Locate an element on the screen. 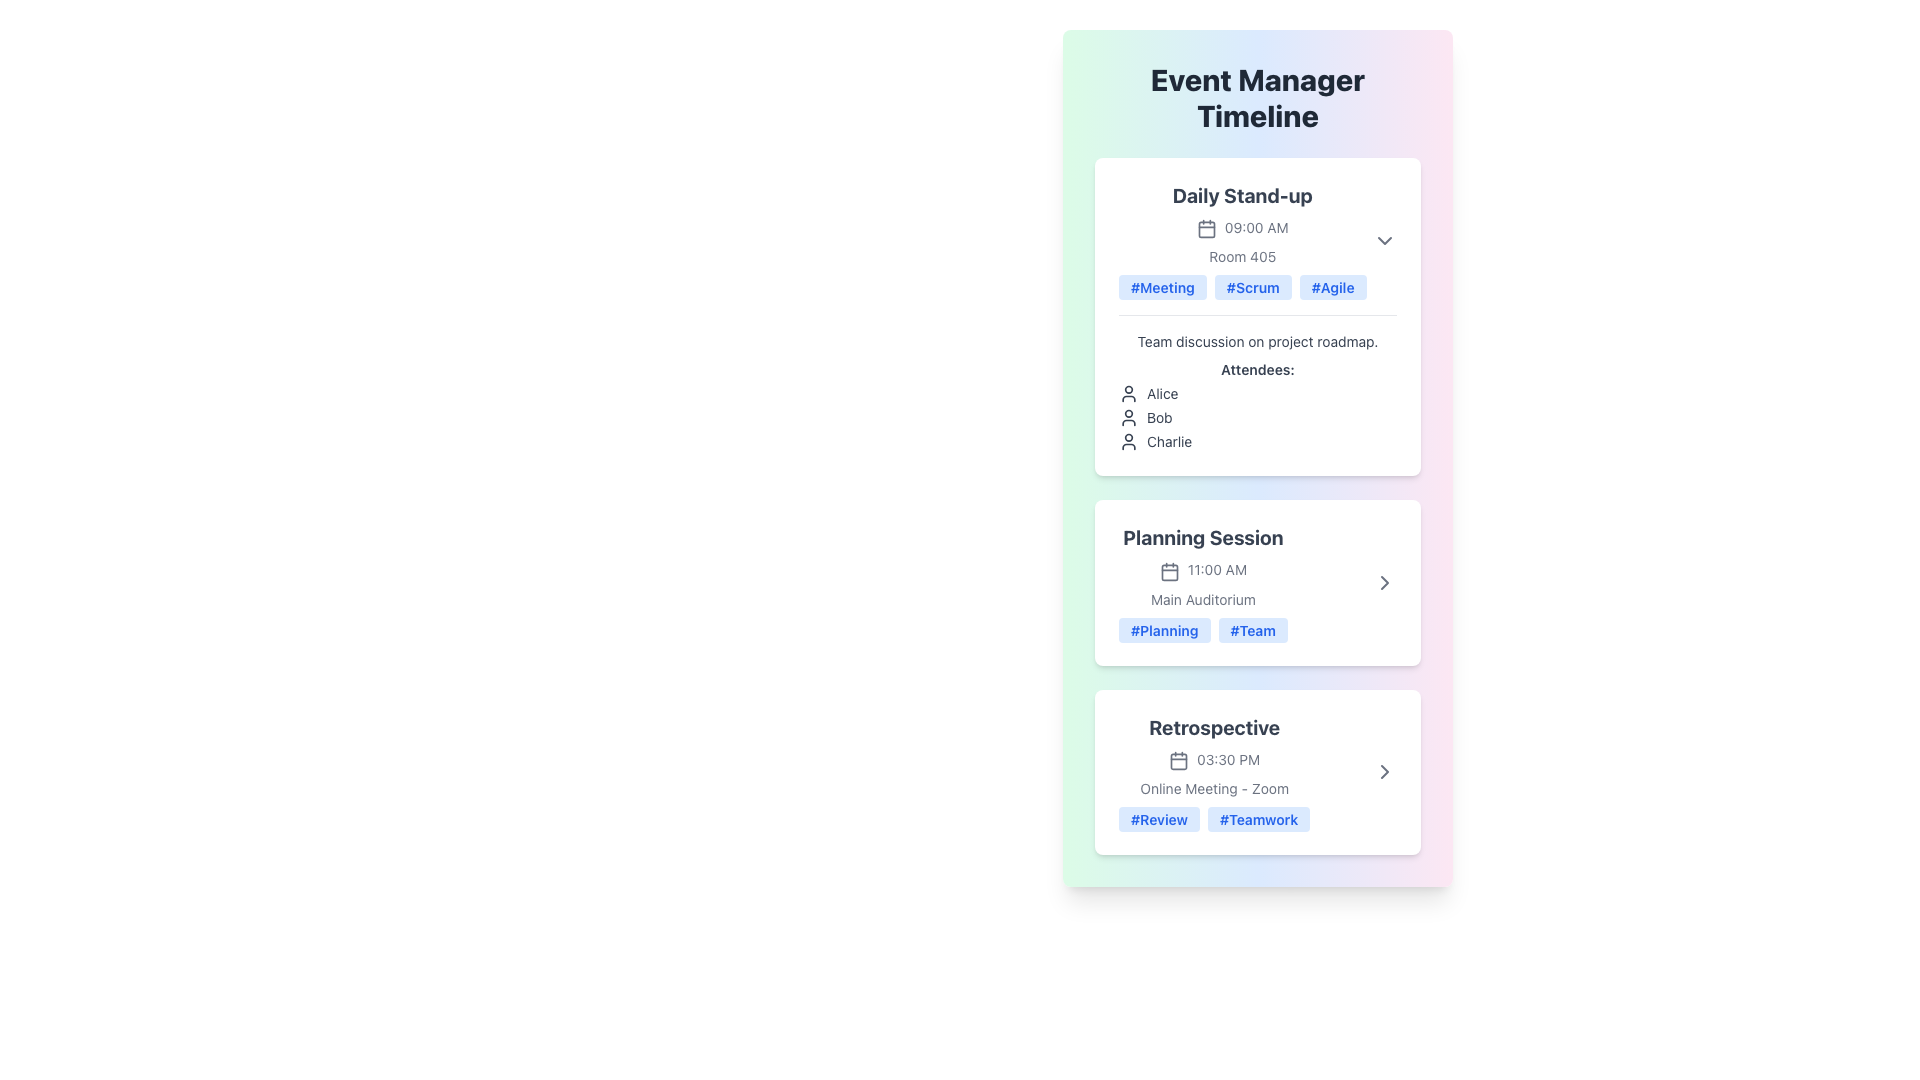 The image size is (1920, 1080). the first tag in the 'Planning Session' section, which serves as a descriptive label and is located slightly to the left of the '#Team' tag is located at coordinates (1164, 630).